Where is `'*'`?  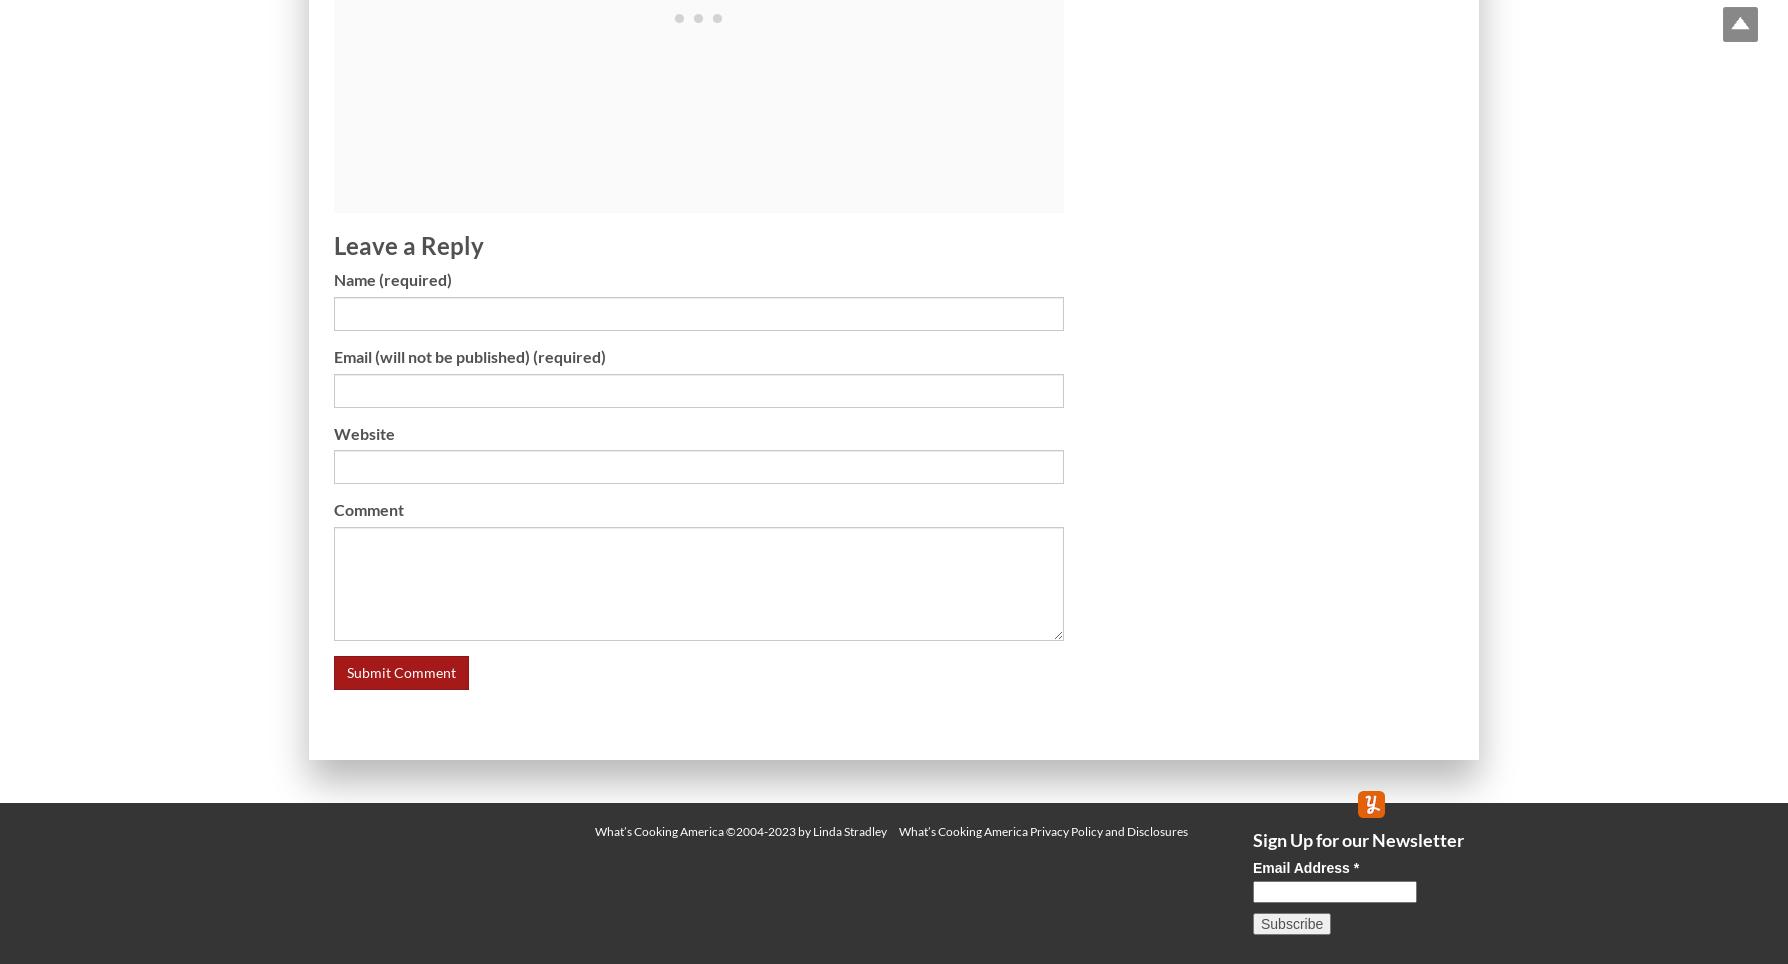 '*' is located at coordinates (1356, 867).